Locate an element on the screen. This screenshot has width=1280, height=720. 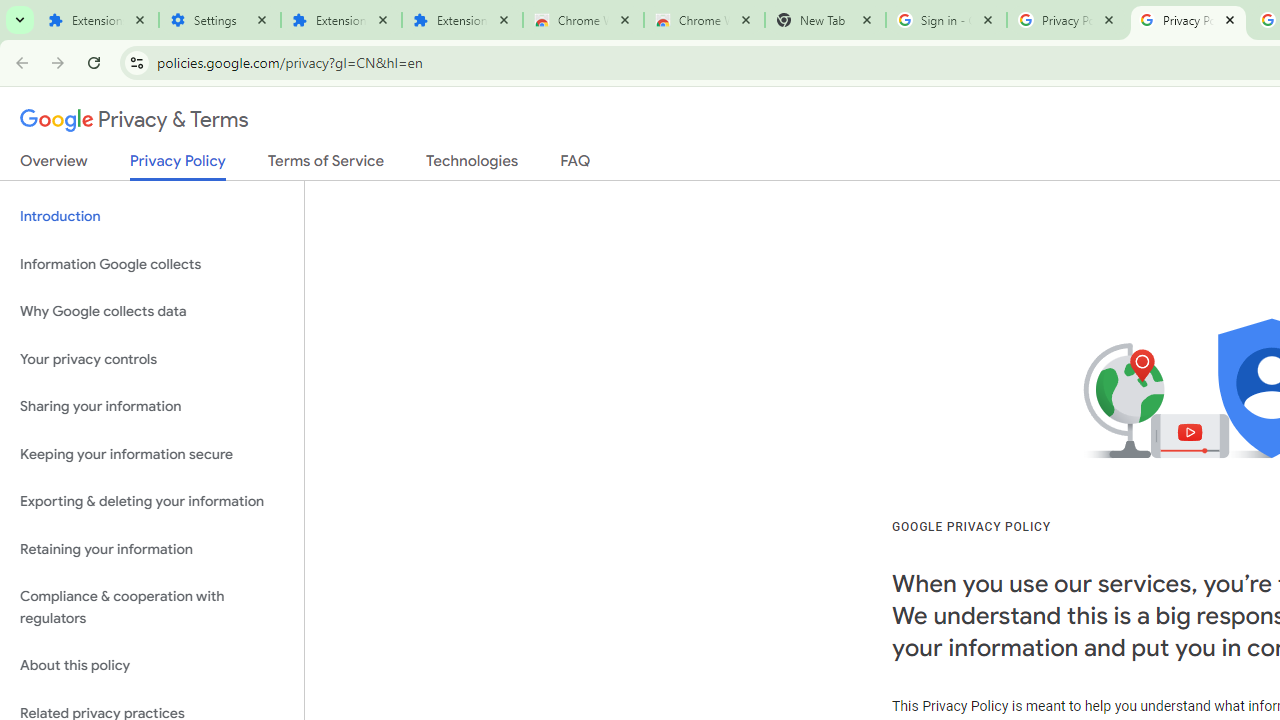
'Privacy Policy' is located at coordinates (177, 165).